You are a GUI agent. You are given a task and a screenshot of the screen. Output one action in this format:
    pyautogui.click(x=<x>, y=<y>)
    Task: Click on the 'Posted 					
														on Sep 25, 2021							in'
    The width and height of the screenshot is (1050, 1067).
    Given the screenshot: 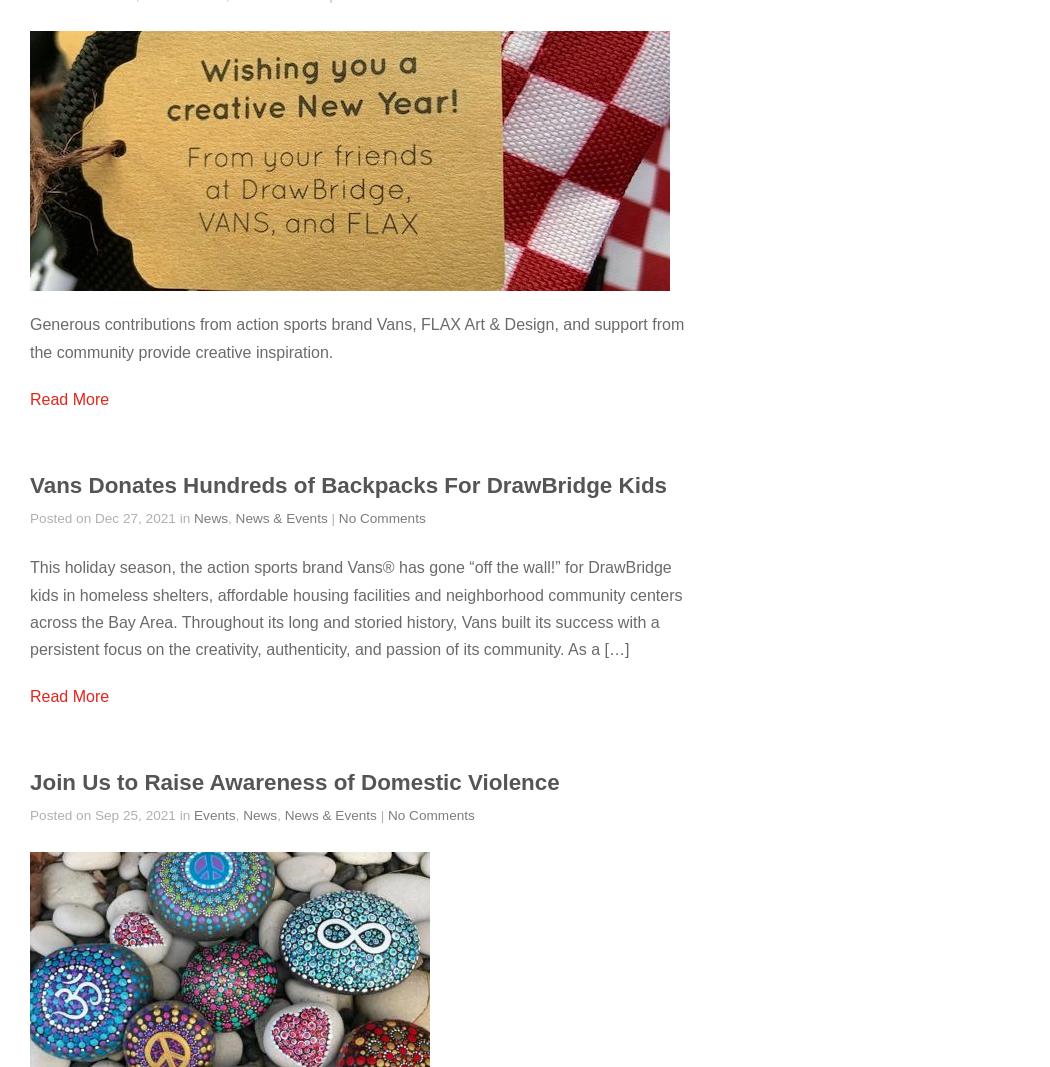 What is the action you would take?
    pyautogui.click(x=112, y=814)
    